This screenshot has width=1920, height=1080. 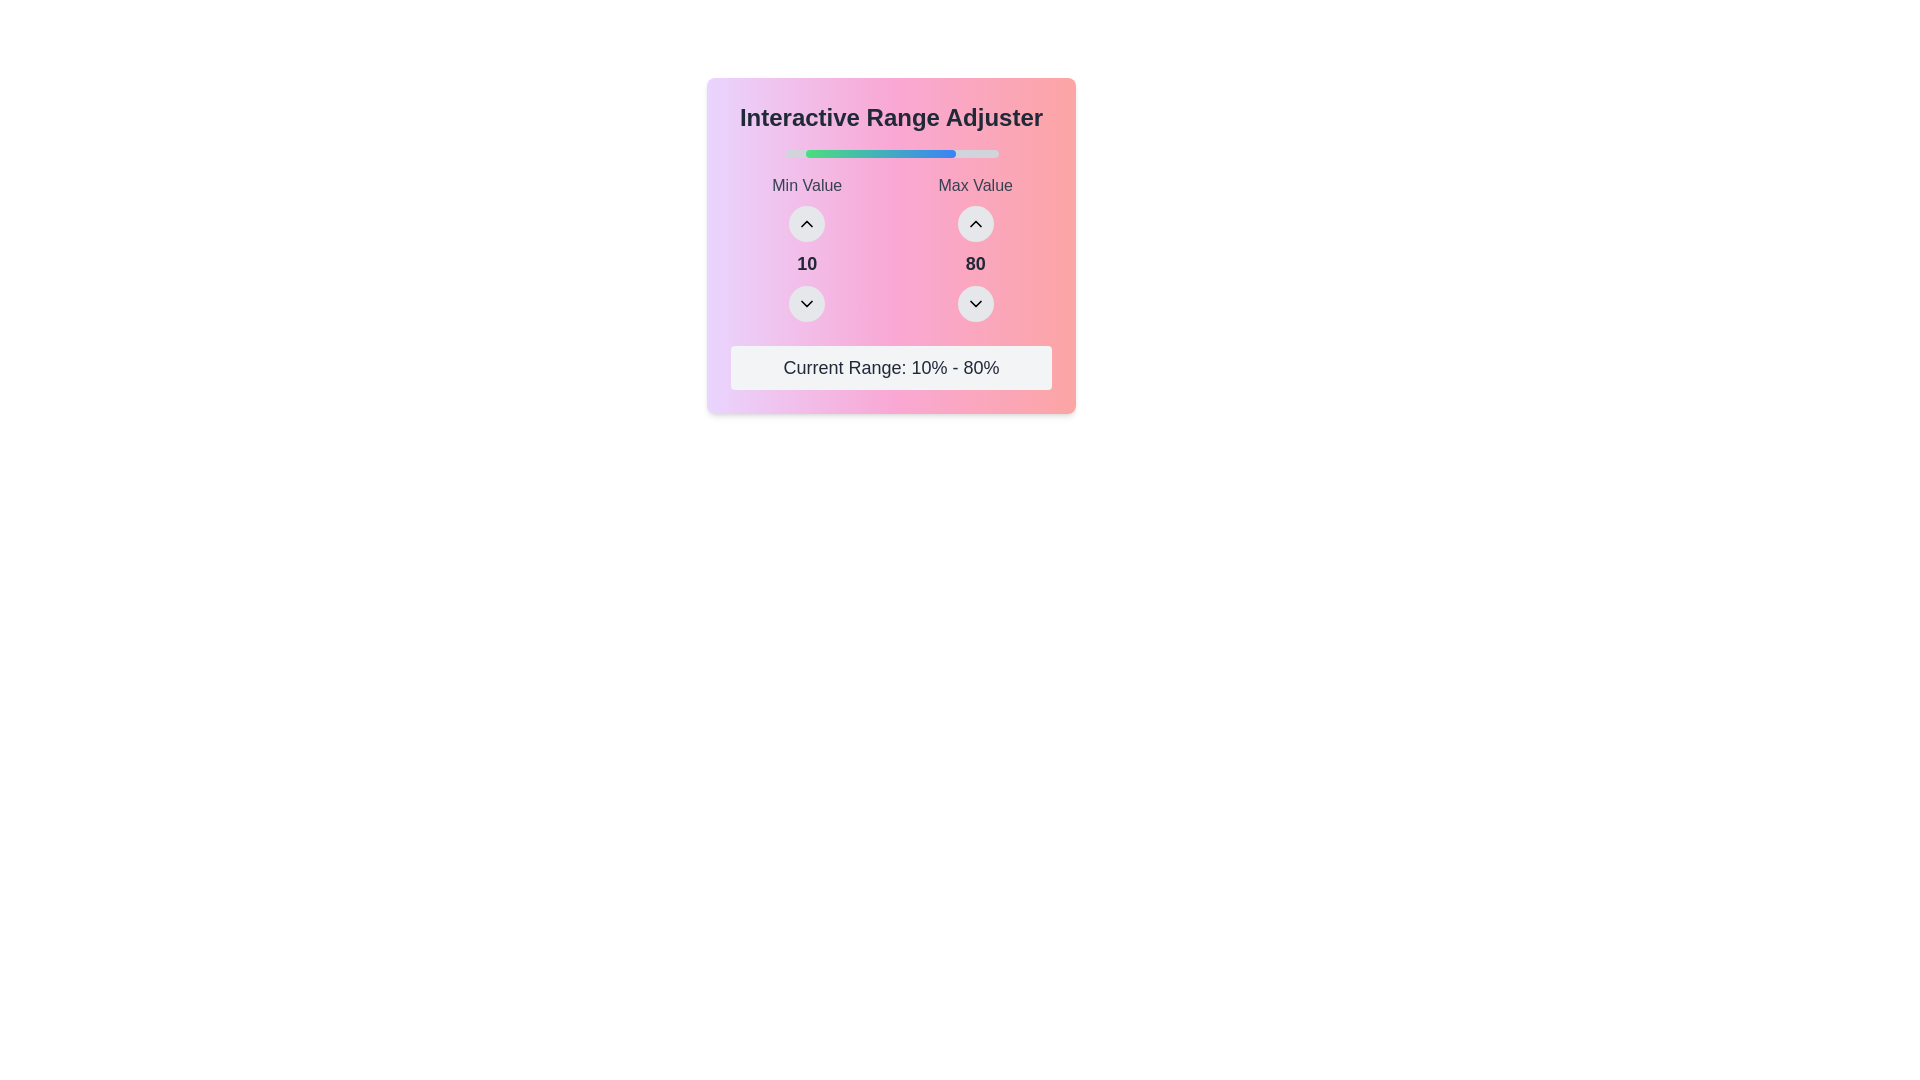 I want to click on the downward adjustment button for the 'Max Value' field located at the bottom of the circular input control in the 'Interactive Range Adjuster' panel, so click(x=975, y=304).